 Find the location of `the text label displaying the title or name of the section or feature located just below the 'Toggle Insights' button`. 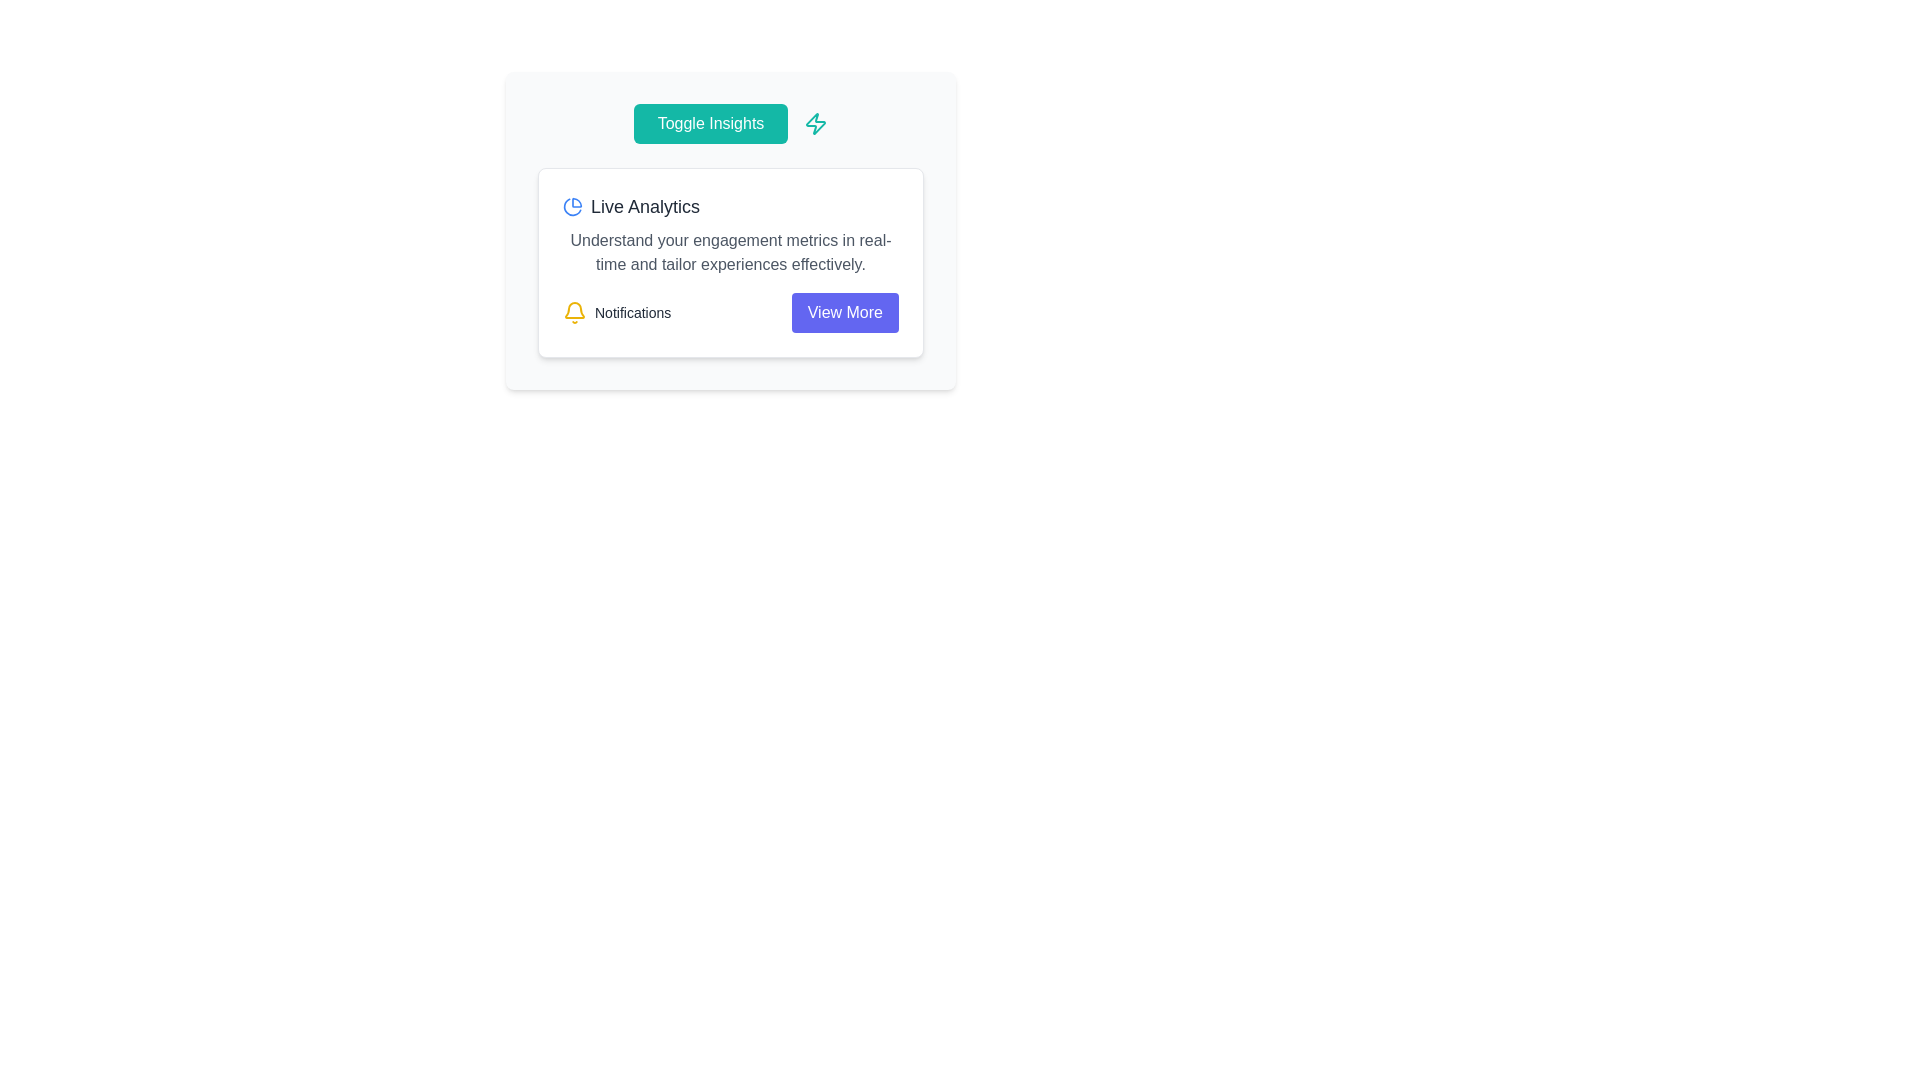

the text label displaying the title or name of the section or feature located just below the 'Toggle Insights' button is located at coordinates (645, 207).